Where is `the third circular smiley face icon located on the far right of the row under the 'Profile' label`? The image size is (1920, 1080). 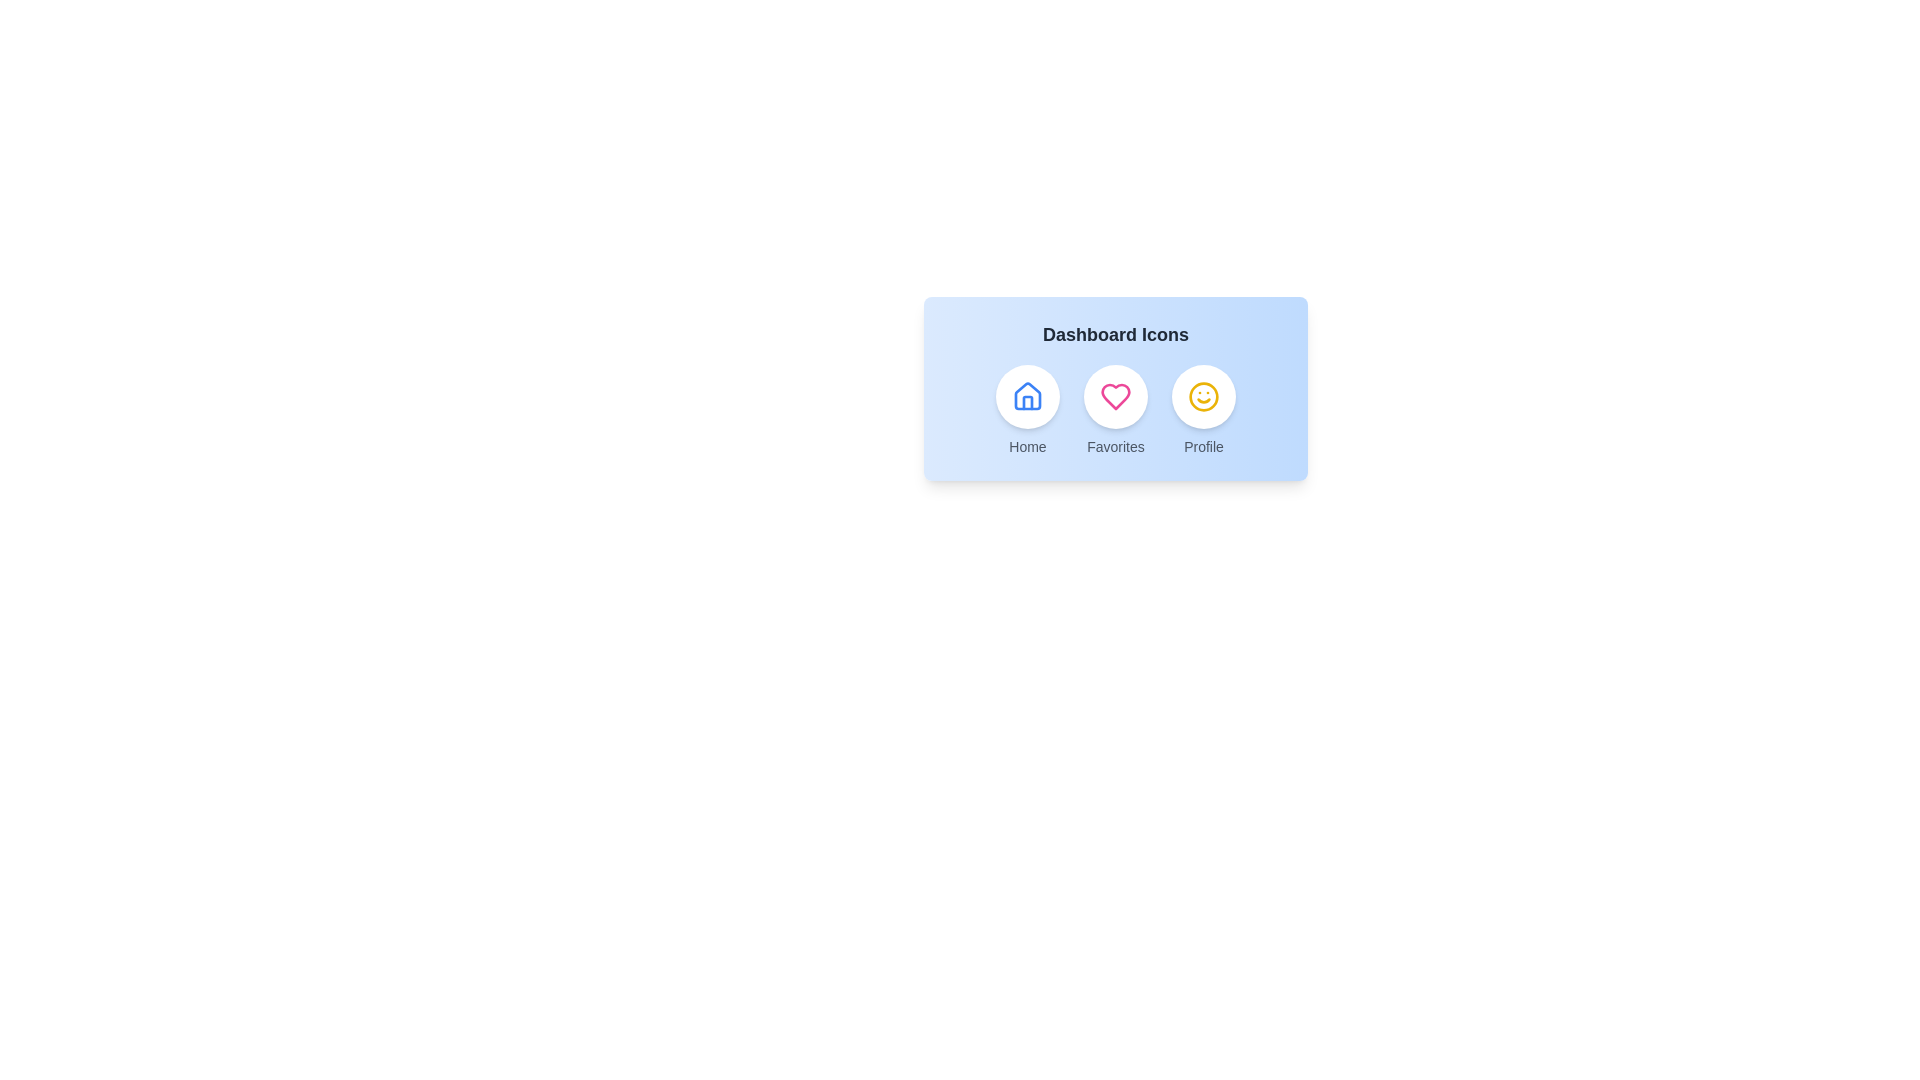 the third circular smiley face icon located on the far right of the row under the 'Profile' label is located at coordinates (1203, 397).